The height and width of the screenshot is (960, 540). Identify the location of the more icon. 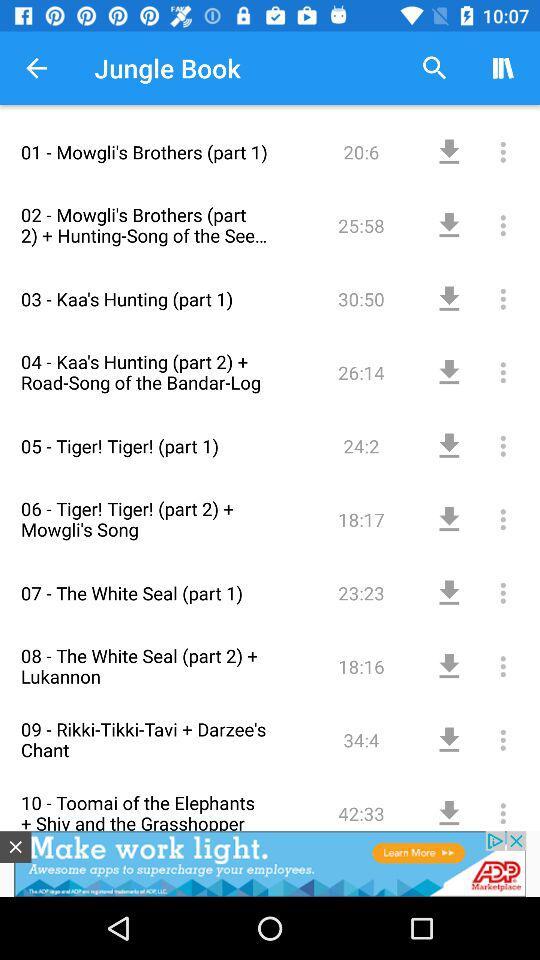
(481, 359).